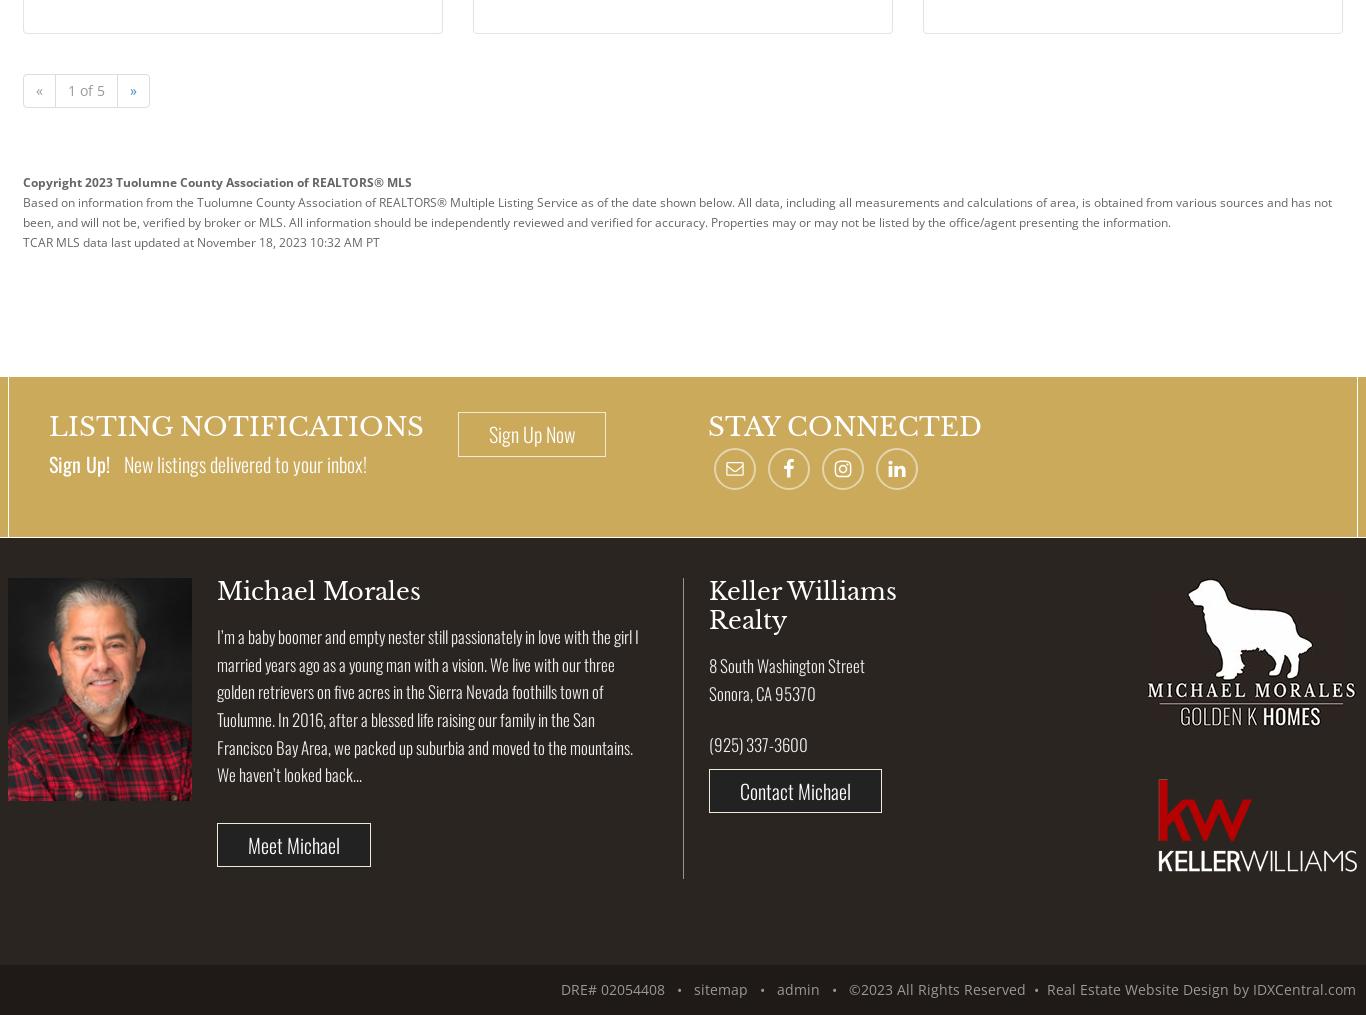 The height and width of the screenshot is (1015, 1366). I want to click on '•   ©2023 All Rights Reserved  •', so click(933, 989).